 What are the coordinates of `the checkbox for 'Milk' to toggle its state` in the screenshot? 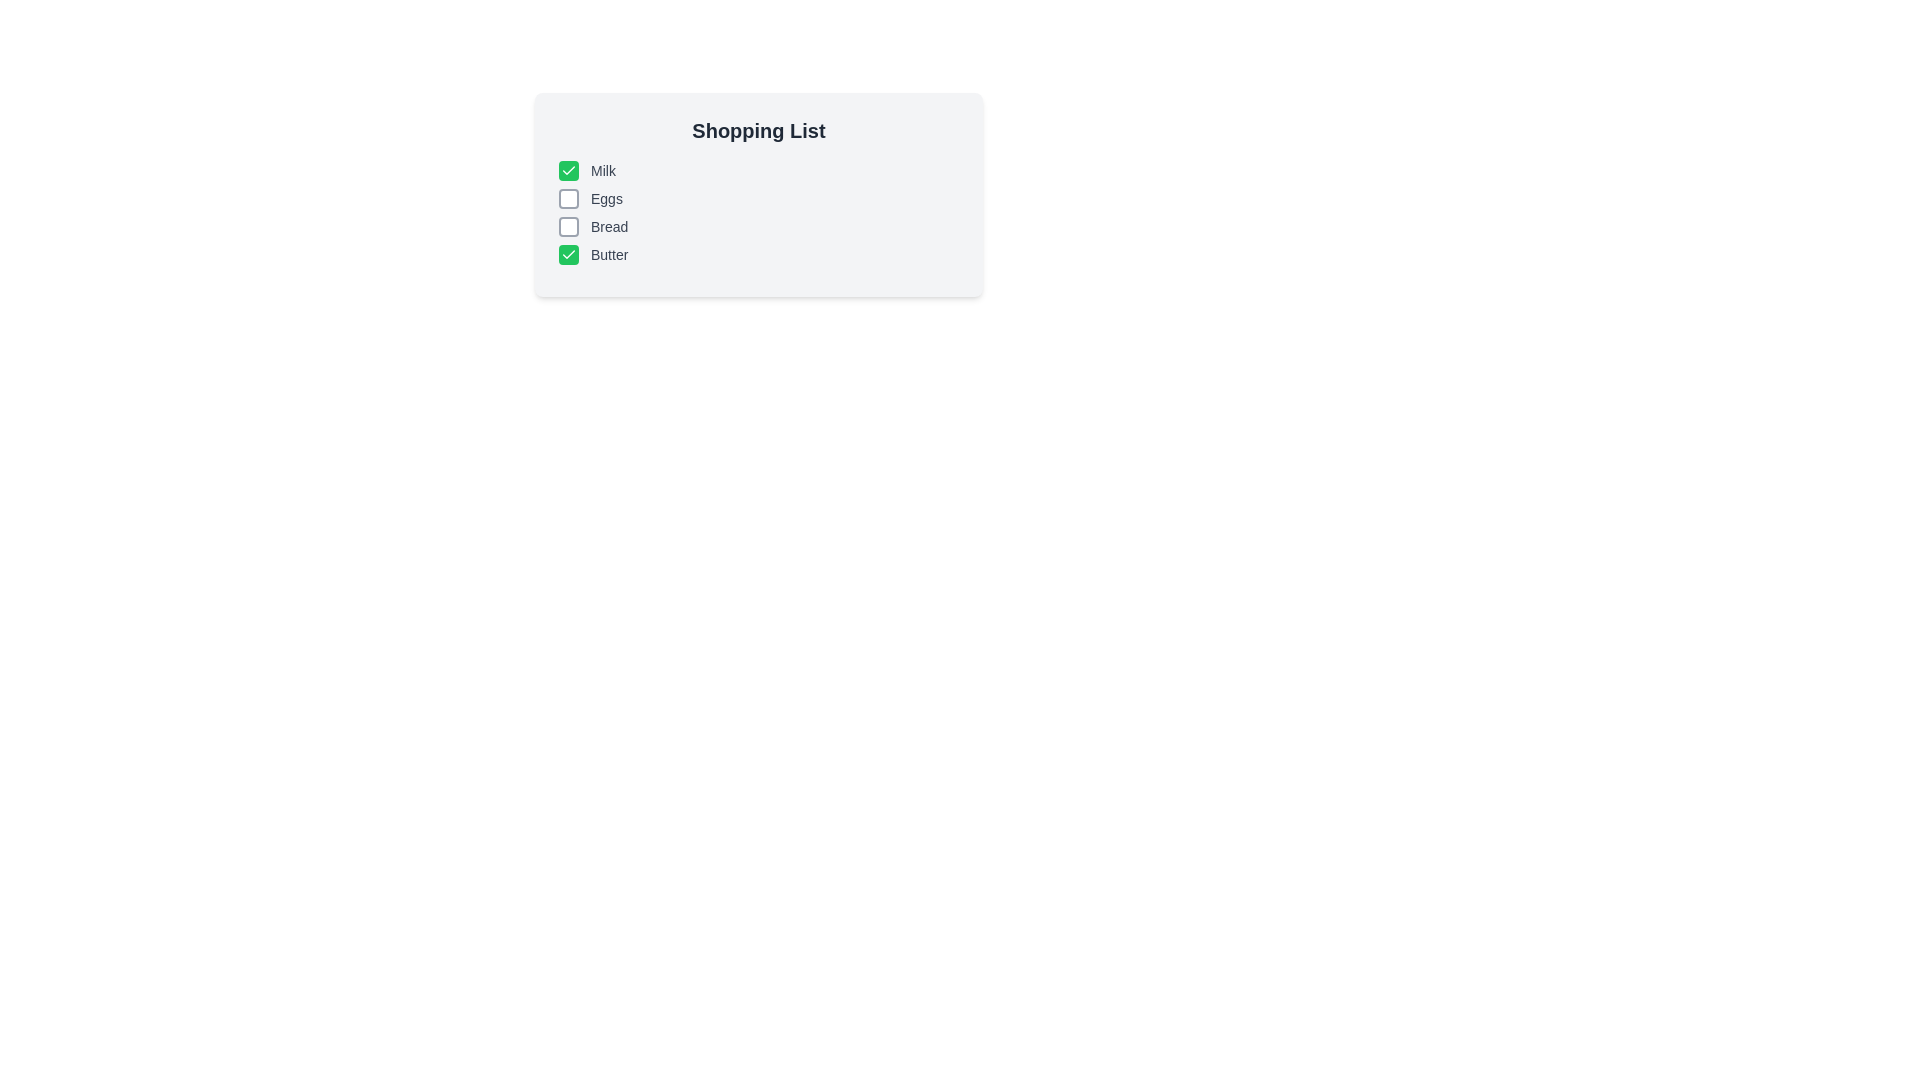 It's located at (568, 169).